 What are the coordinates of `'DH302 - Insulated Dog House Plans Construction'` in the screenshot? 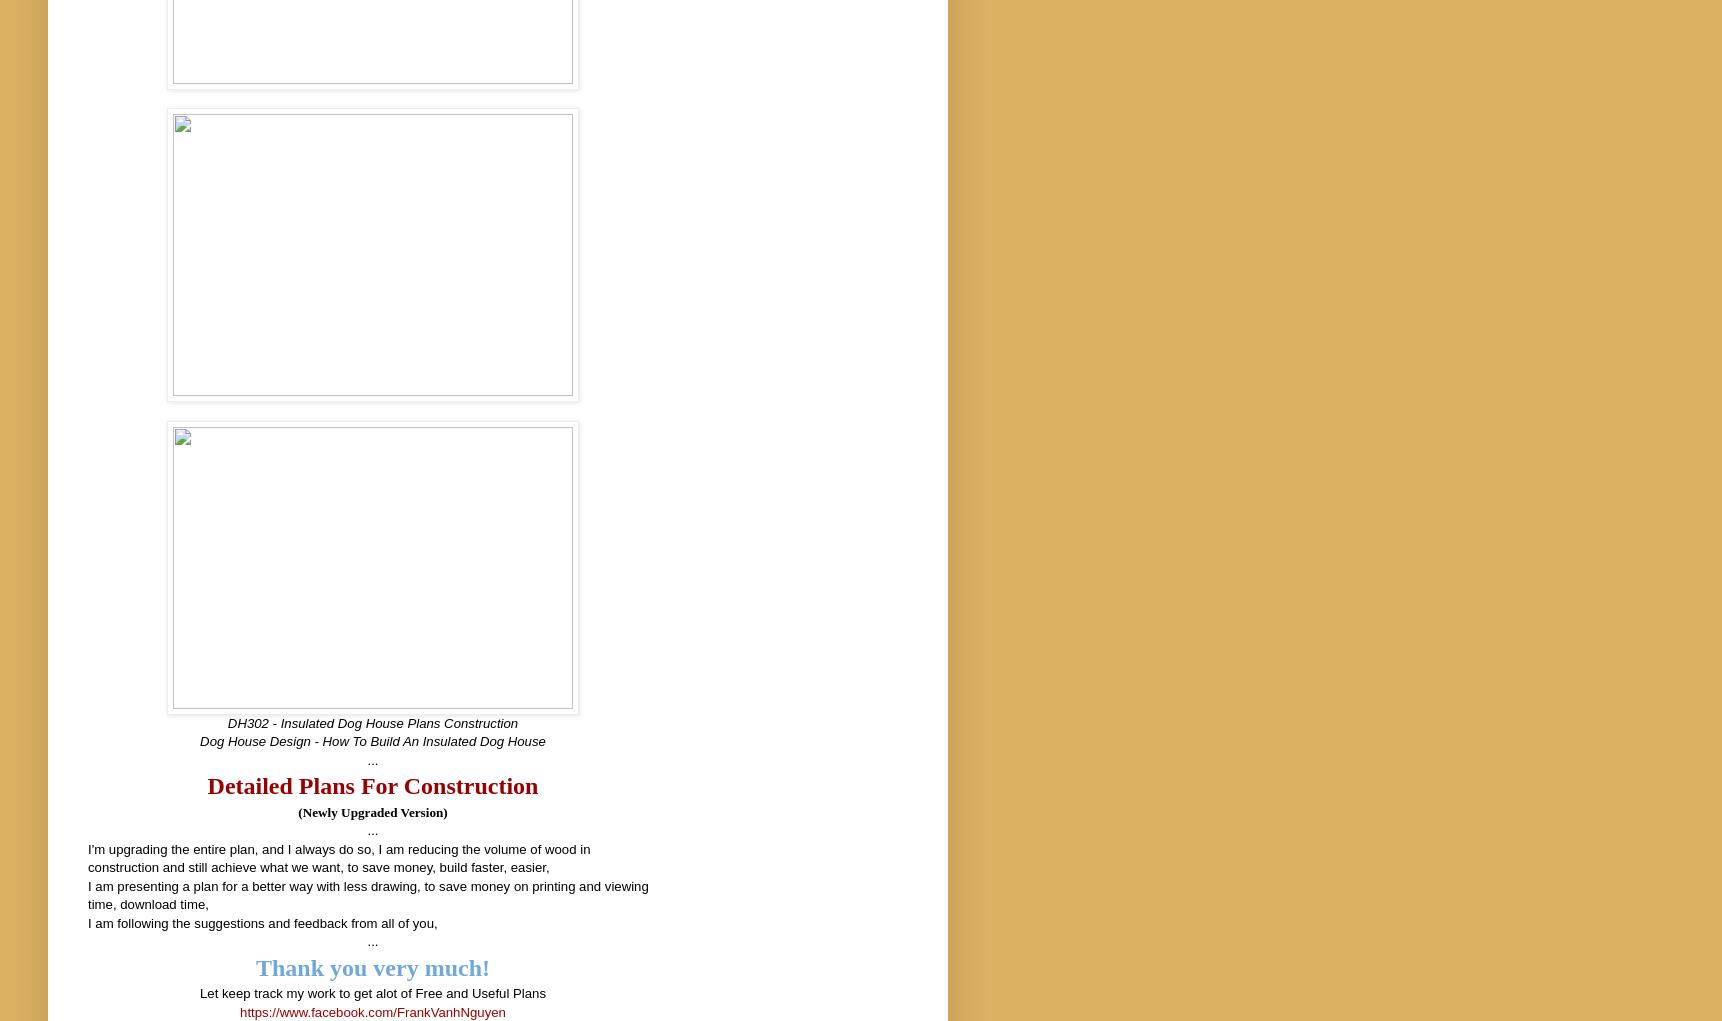 It's located at (225, 721).